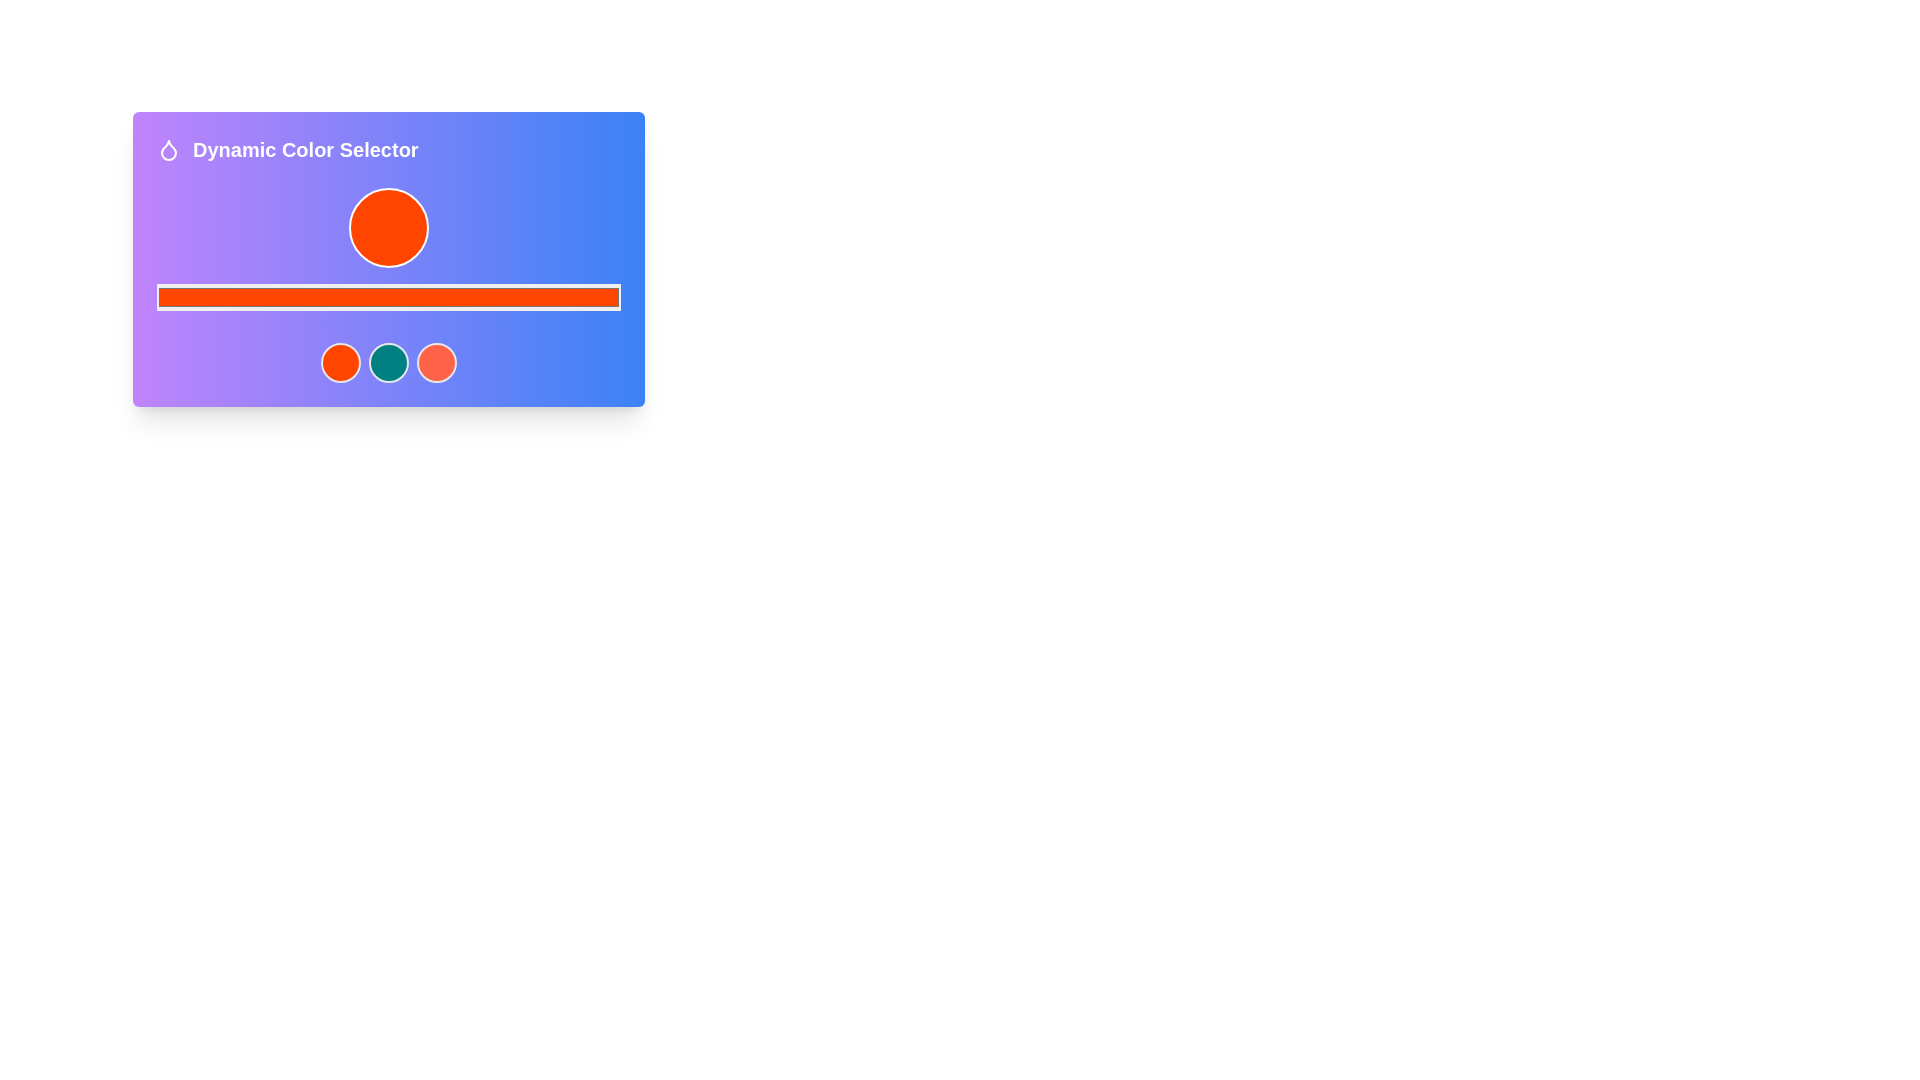 The height and width of the screenshot is (1080, 1920). What do you see at coordinates (388, 149) in the screenshot?
I see `the header element titled 'Dynamic Color Selector' which has bold white text on a gradient background and a droplet icon on its left` at bounding box center [388, 149].